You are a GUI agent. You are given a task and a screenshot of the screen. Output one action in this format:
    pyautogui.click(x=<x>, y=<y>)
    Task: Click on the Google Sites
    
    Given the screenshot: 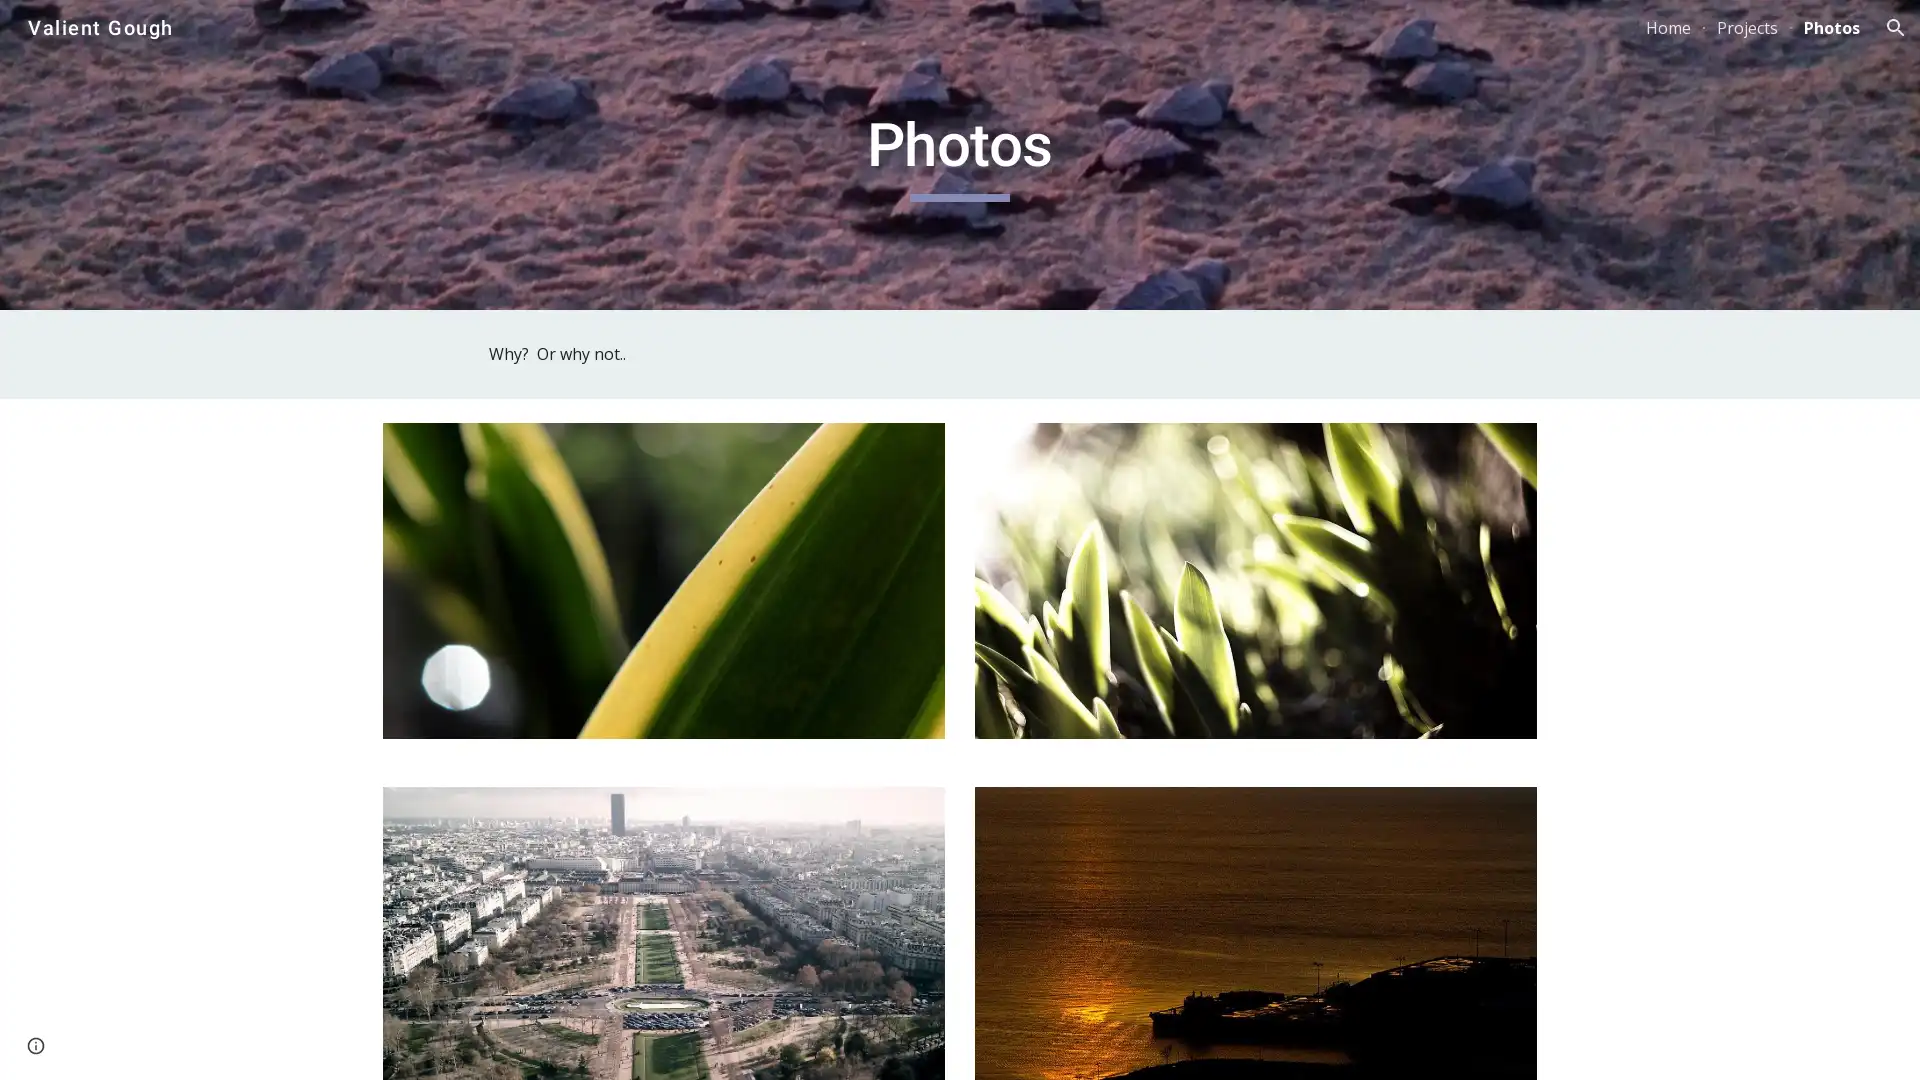 What is the action you would take?
    pyautogui.click(x=154, y=1044)
    